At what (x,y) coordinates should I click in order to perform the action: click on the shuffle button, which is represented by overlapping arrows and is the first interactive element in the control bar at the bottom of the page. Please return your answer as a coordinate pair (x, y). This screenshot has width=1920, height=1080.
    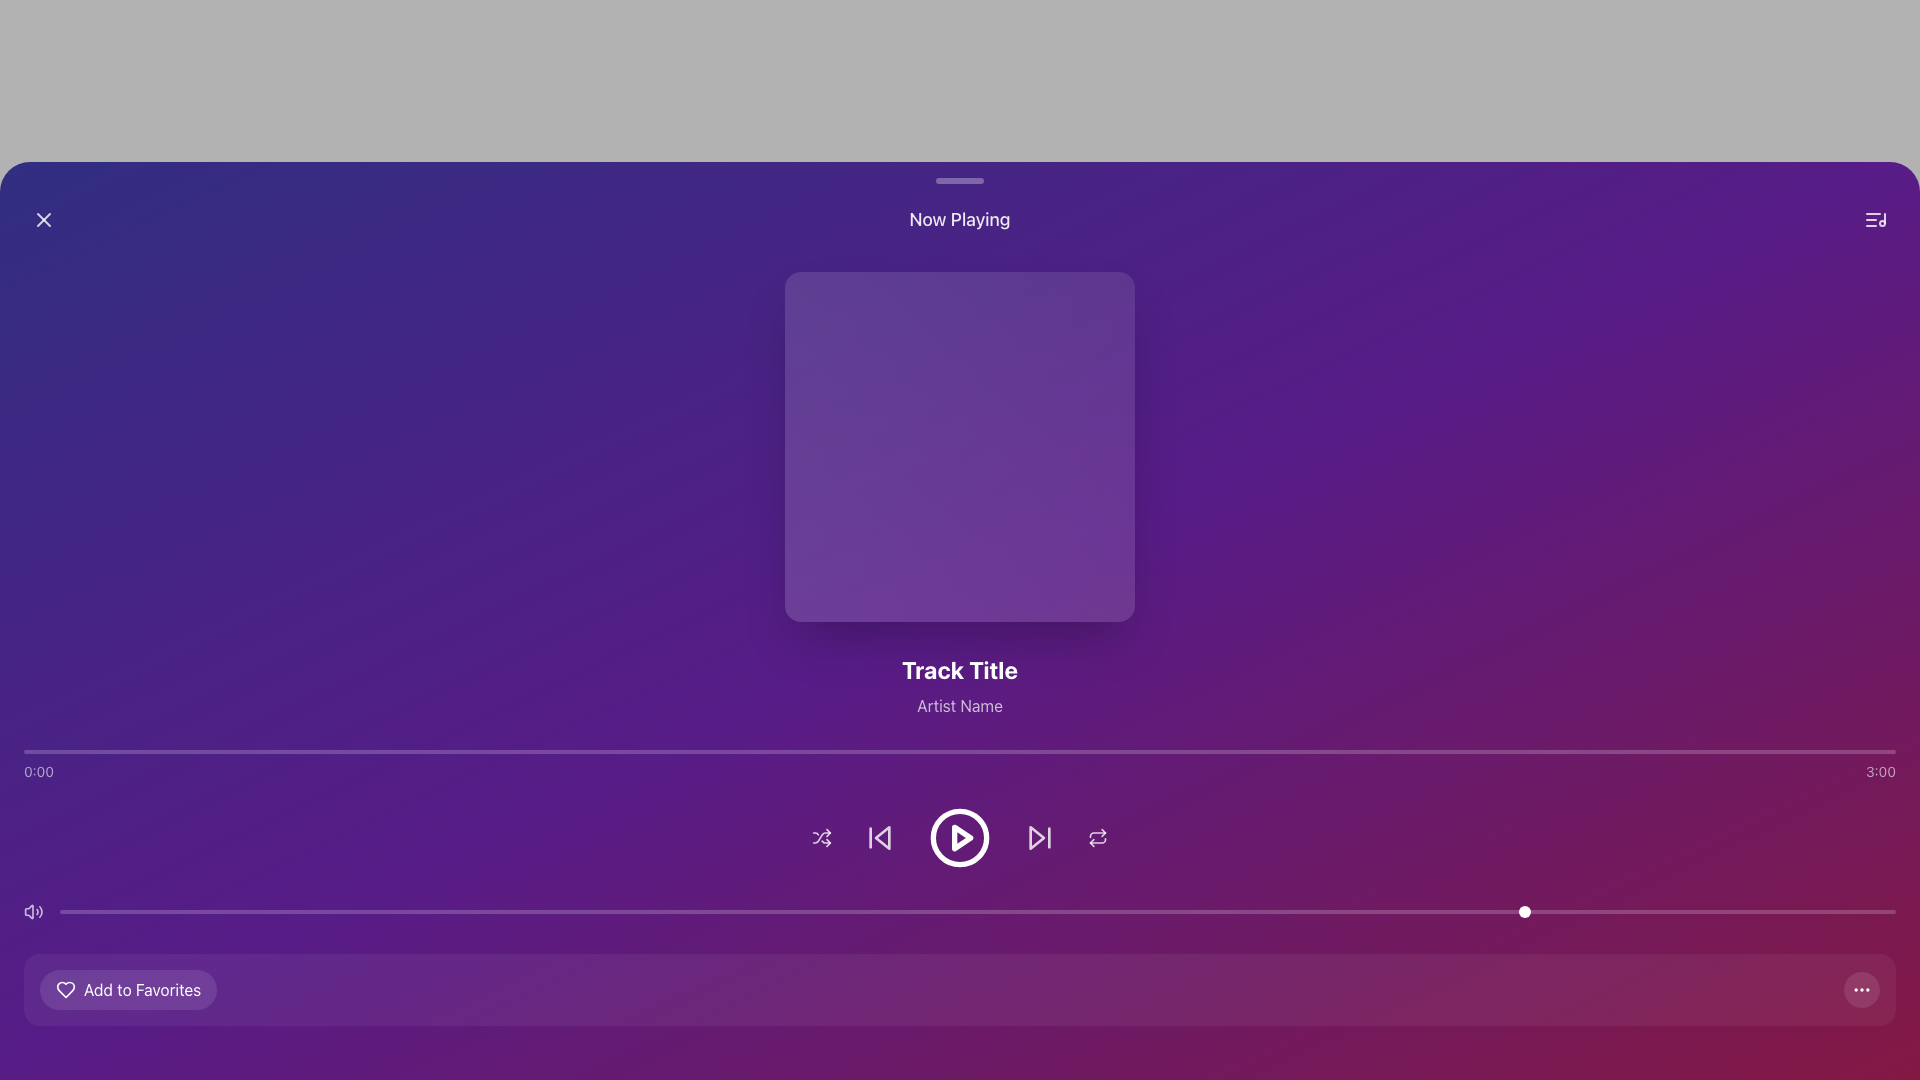
    Looking at the image, I should click on (821, 837).